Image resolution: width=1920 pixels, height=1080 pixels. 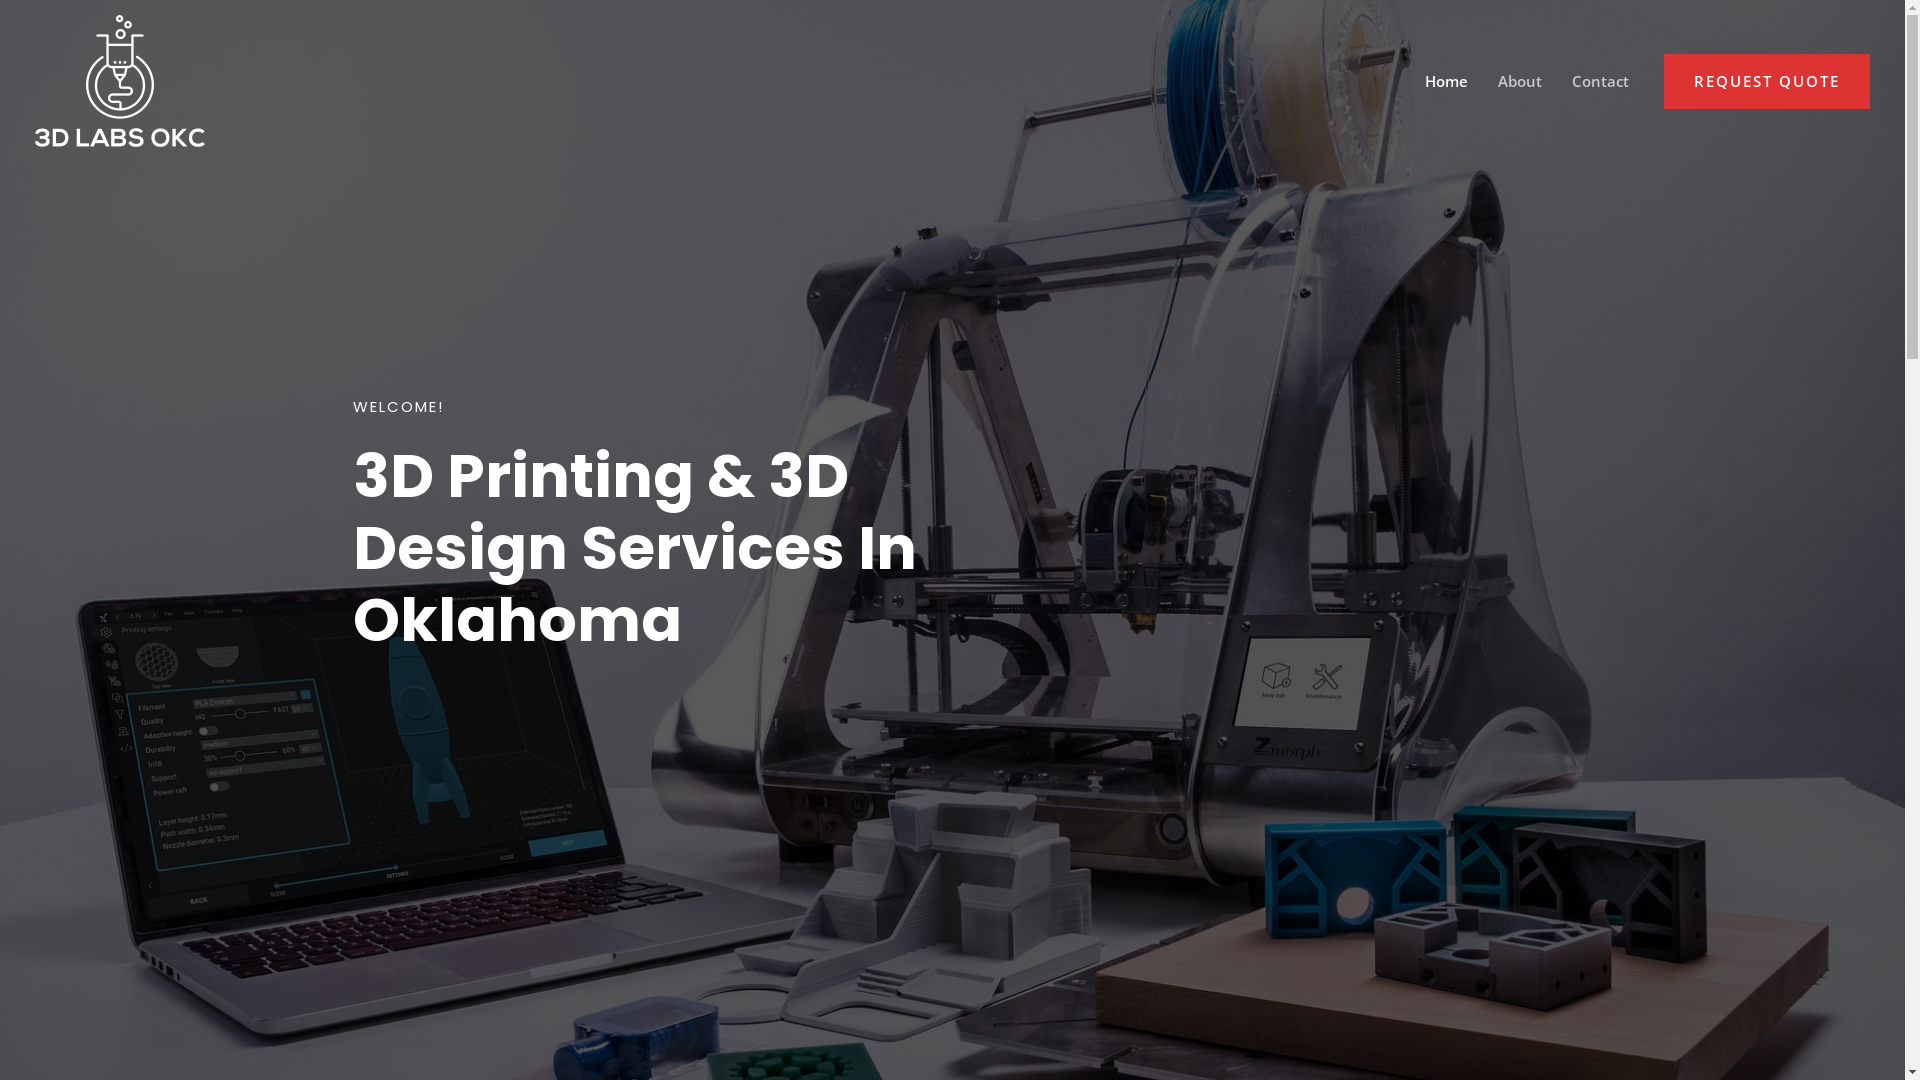 What do you see at coordinates (1446, 80) in the screenshot?
I see `'Home'` at bounding box center [1446, 80].